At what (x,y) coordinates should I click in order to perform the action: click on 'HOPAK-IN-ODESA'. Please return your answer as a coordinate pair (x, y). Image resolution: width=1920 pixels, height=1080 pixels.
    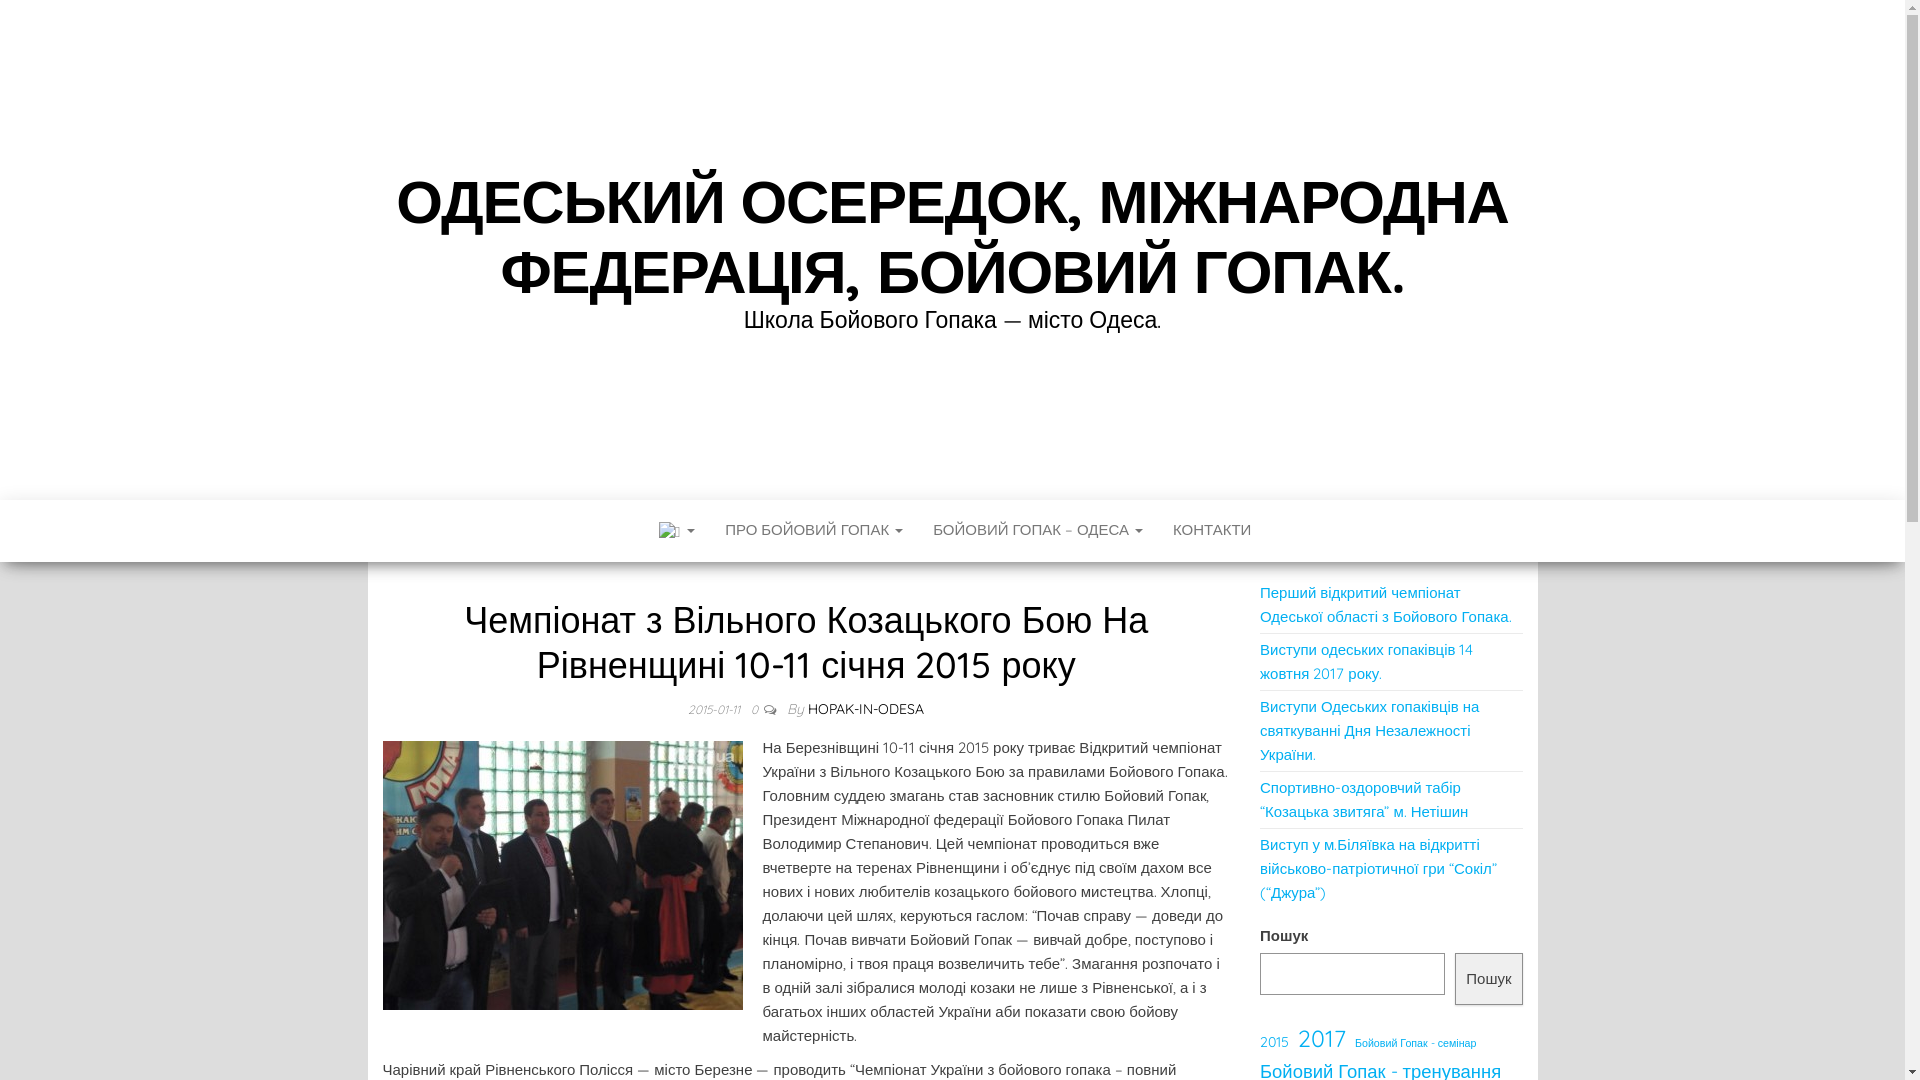
    Looking at the image, I should click on (865, 708).